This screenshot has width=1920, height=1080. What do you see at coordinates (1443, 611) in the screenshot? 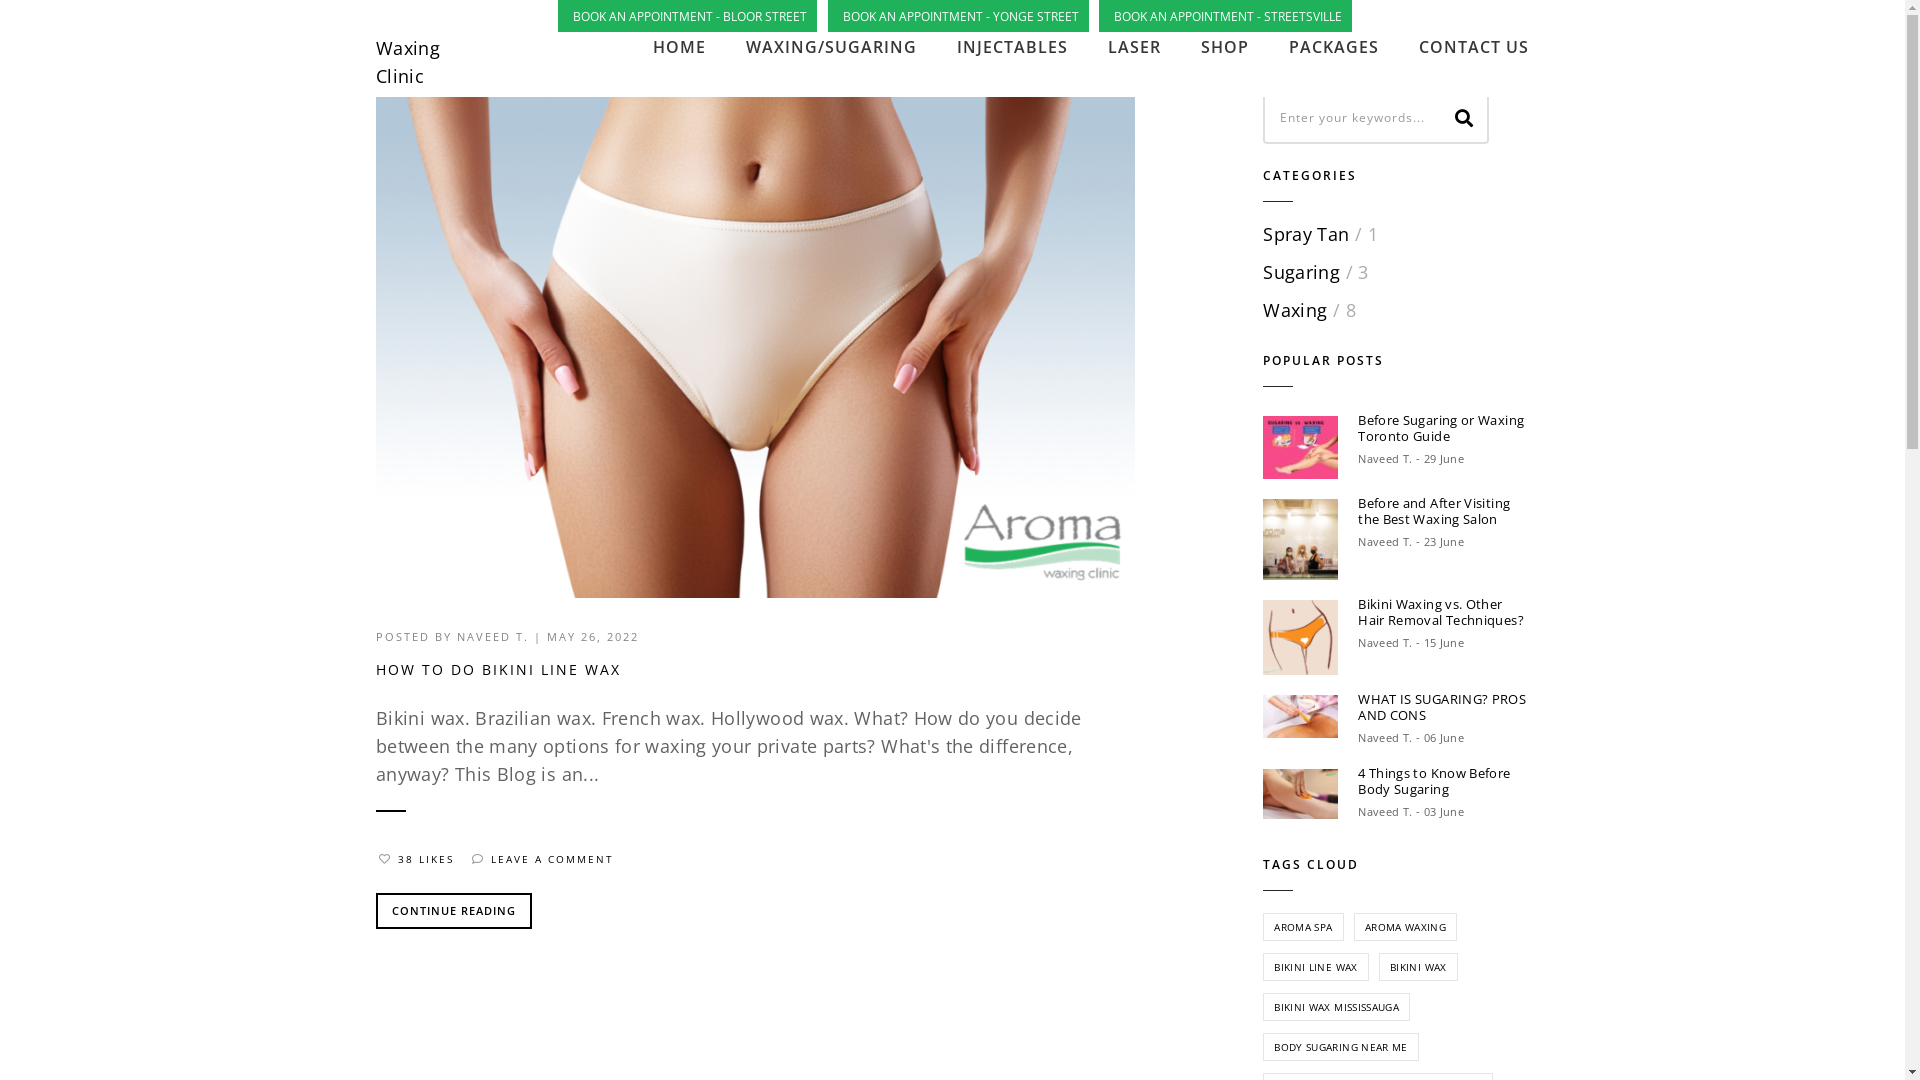
I see `'Bikini Waxing vs. Other Hair Removal Techniques?'` at bounding box center [1443, 611].